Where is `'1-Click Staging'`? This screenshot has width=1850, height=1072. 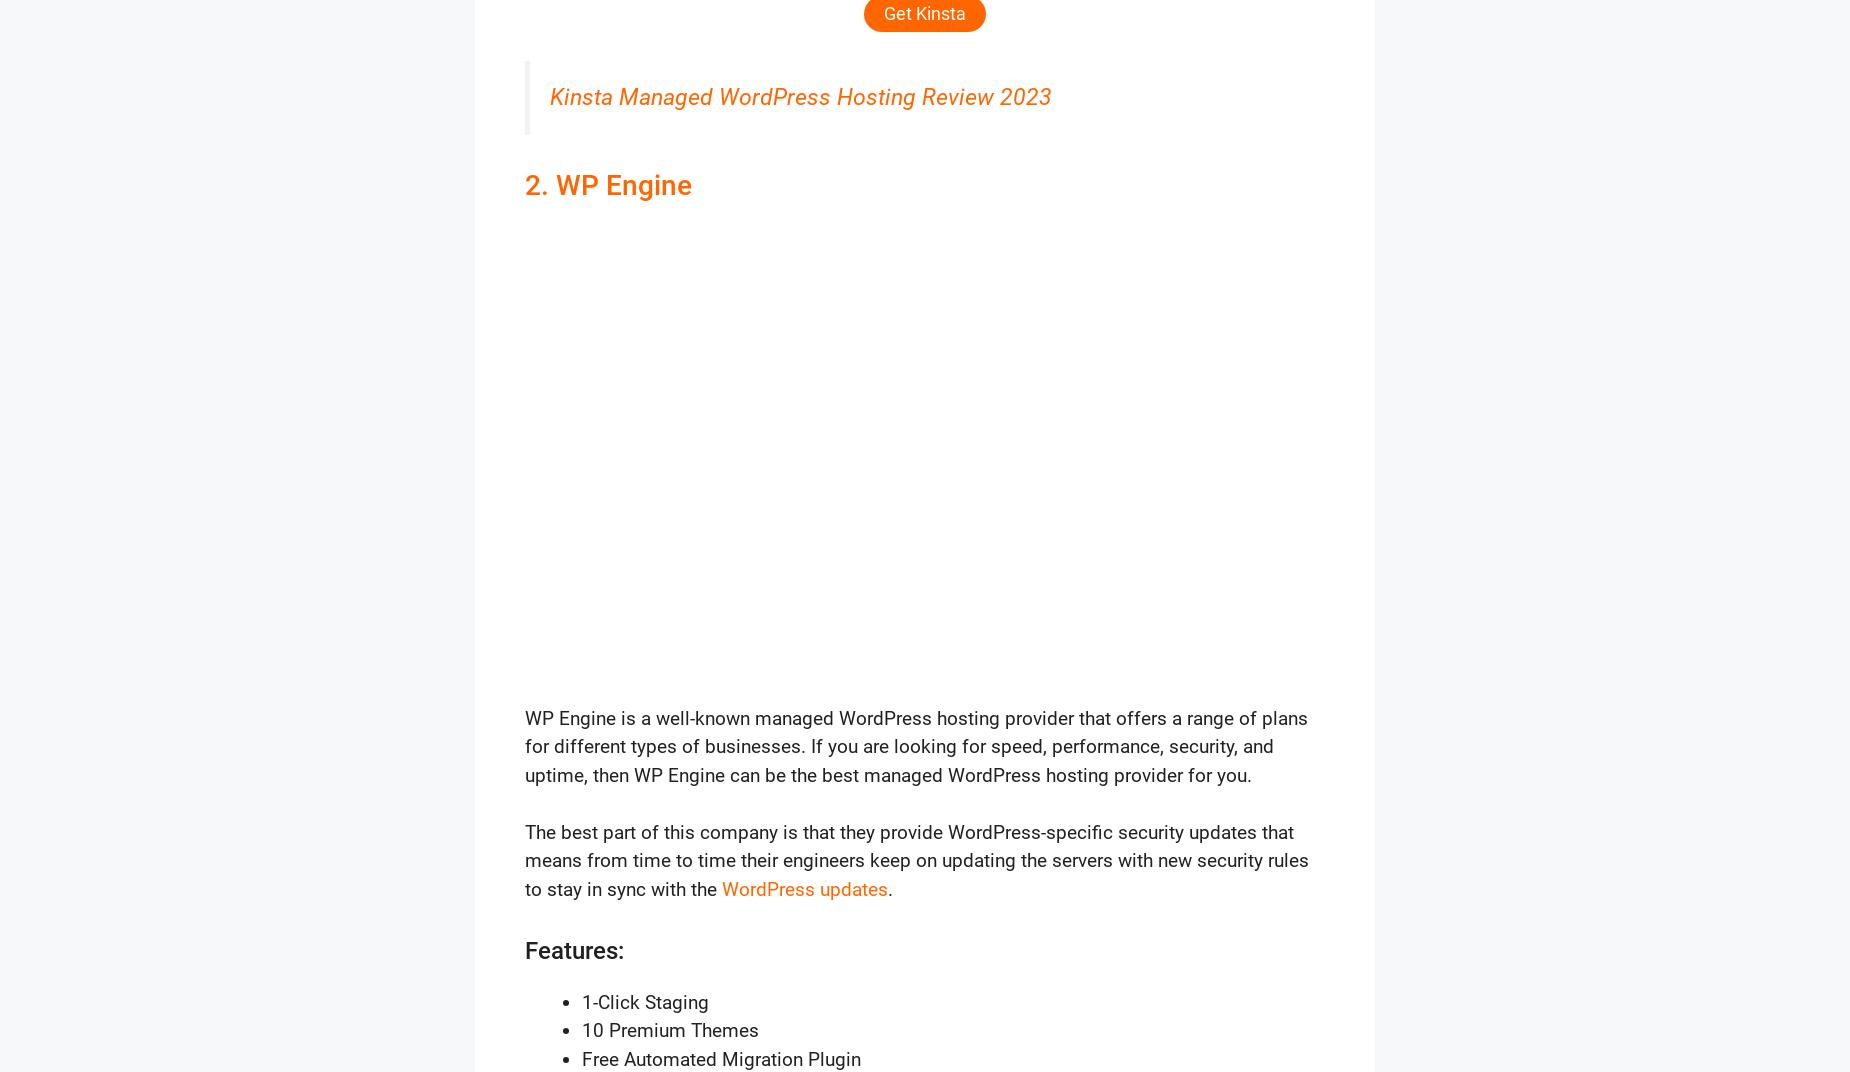 '1-Click Staging' is located at coordinates (645, 1000).